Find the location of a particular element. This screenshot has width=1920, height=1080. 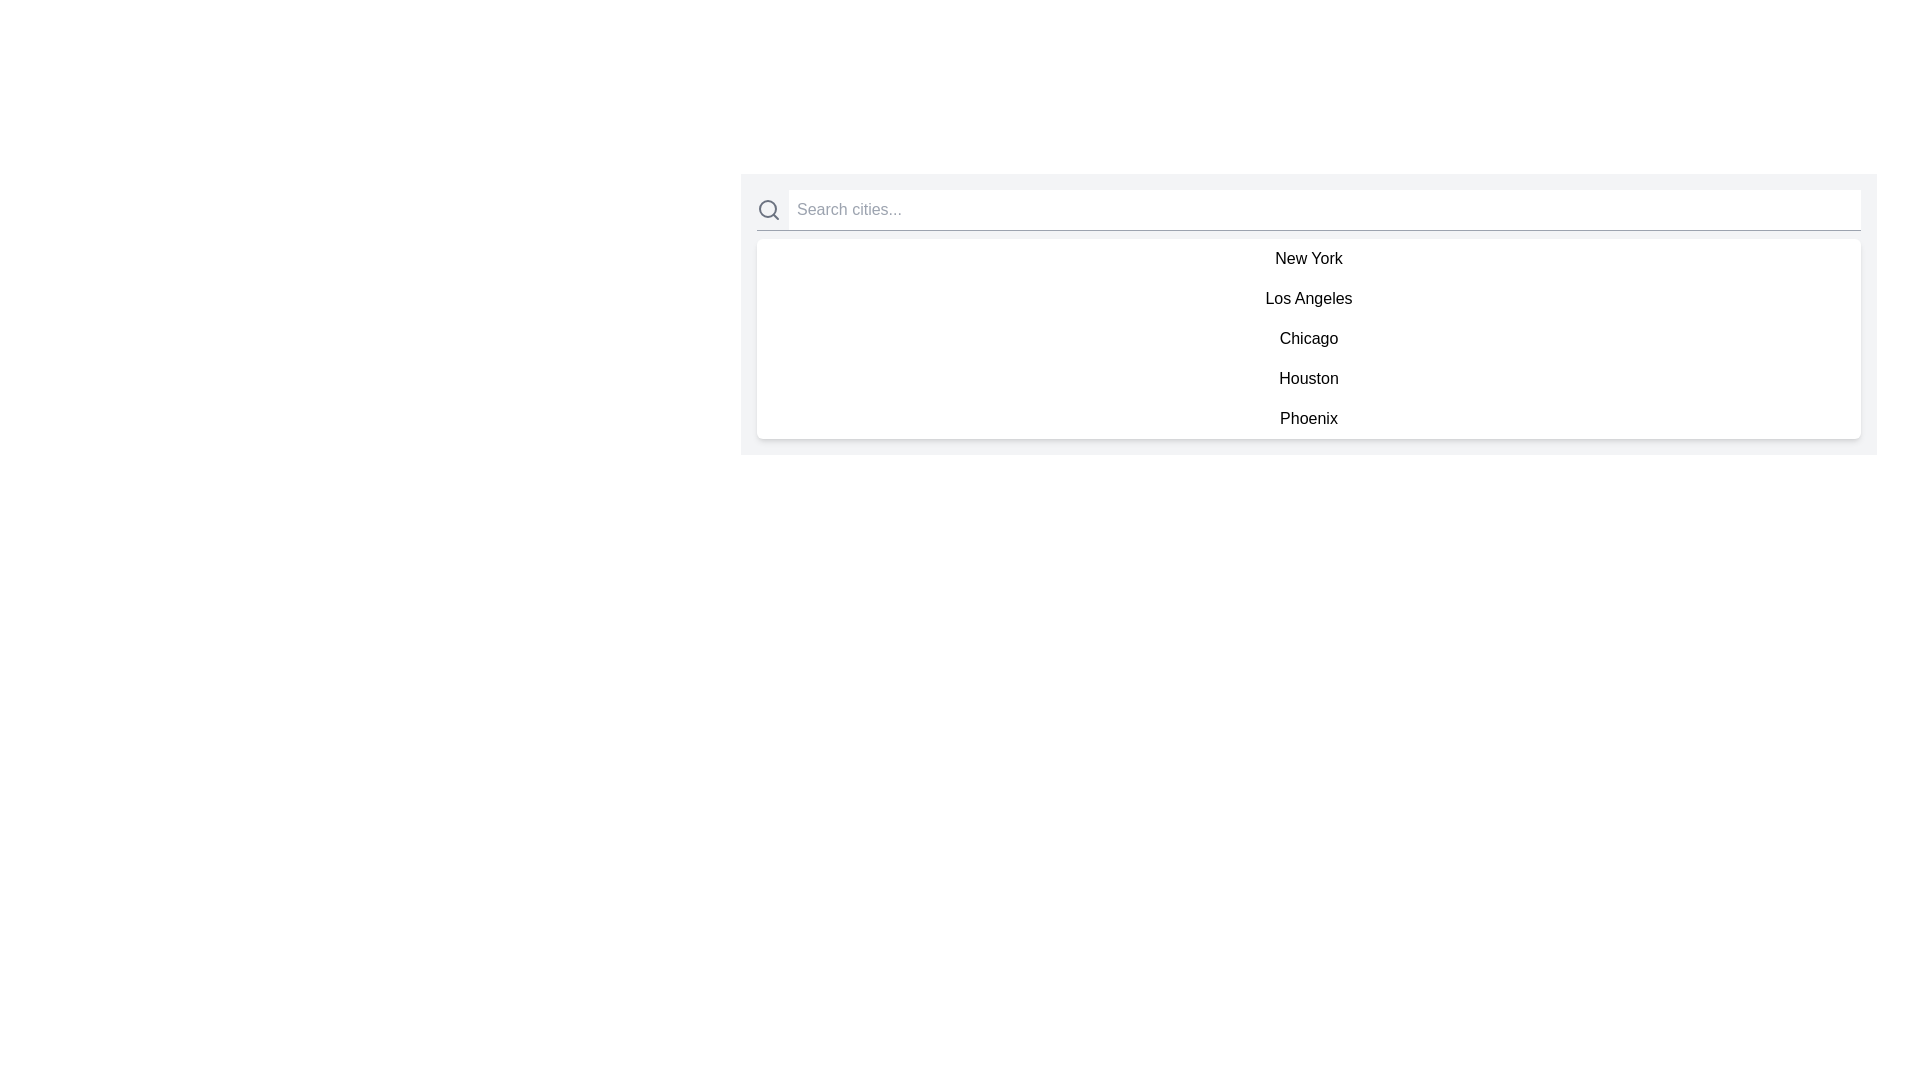

the text-based list item displaying 'New York' is located at coordinates (1309, 257).